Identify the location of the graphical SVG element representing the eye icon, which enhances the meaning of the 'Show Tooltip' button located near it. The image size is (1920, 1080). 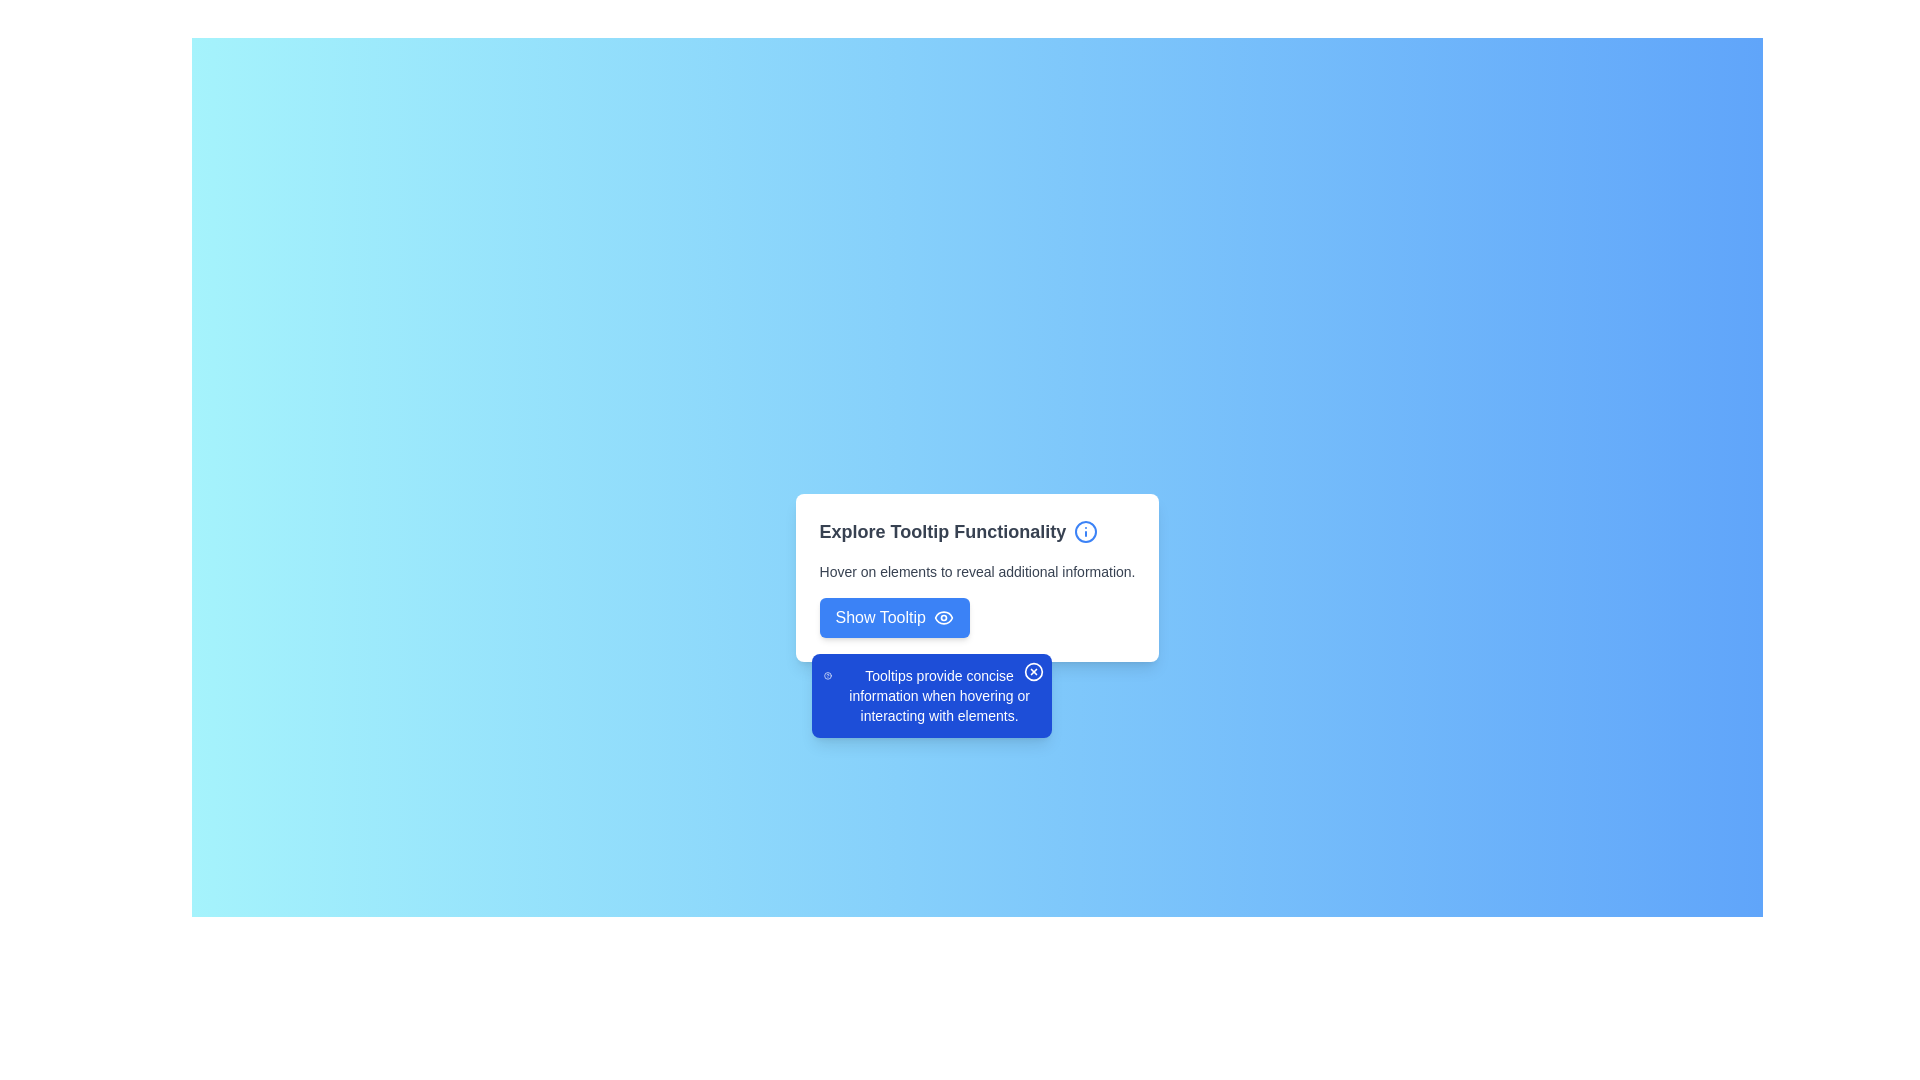
(942, 616).